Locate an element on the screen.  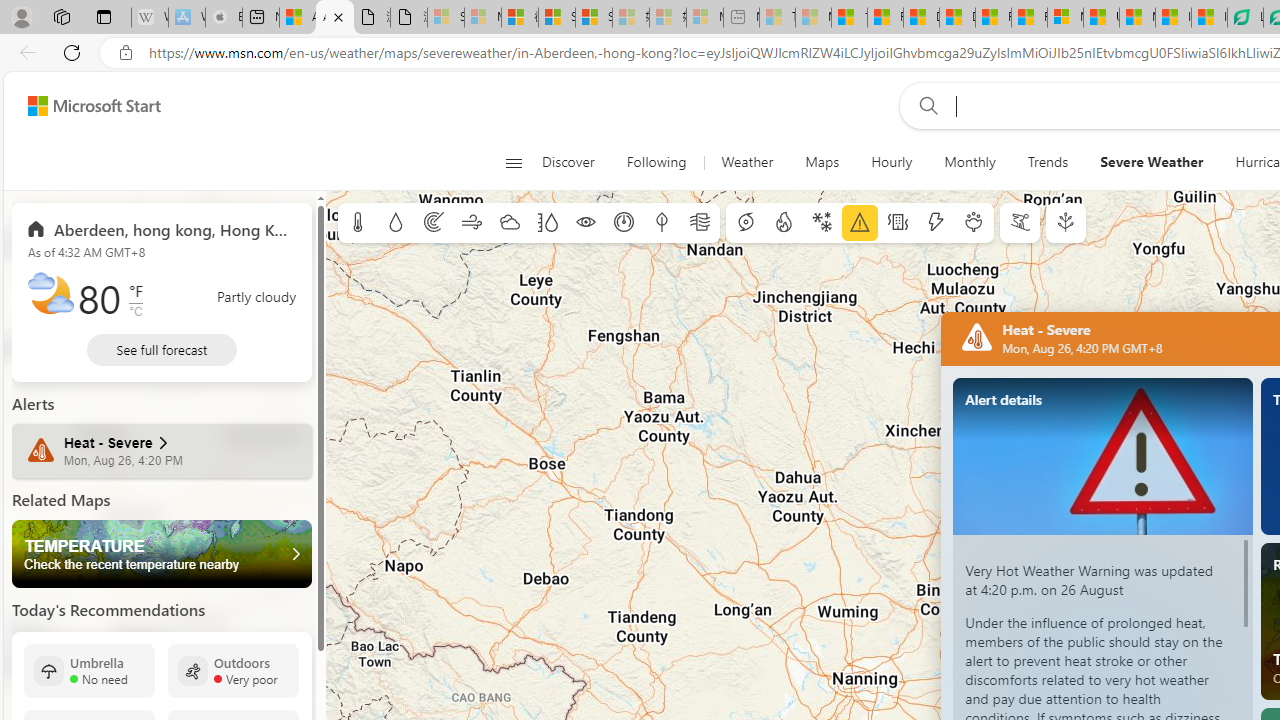
'Outdoors Very poor' is located at coordinates (233, 670).